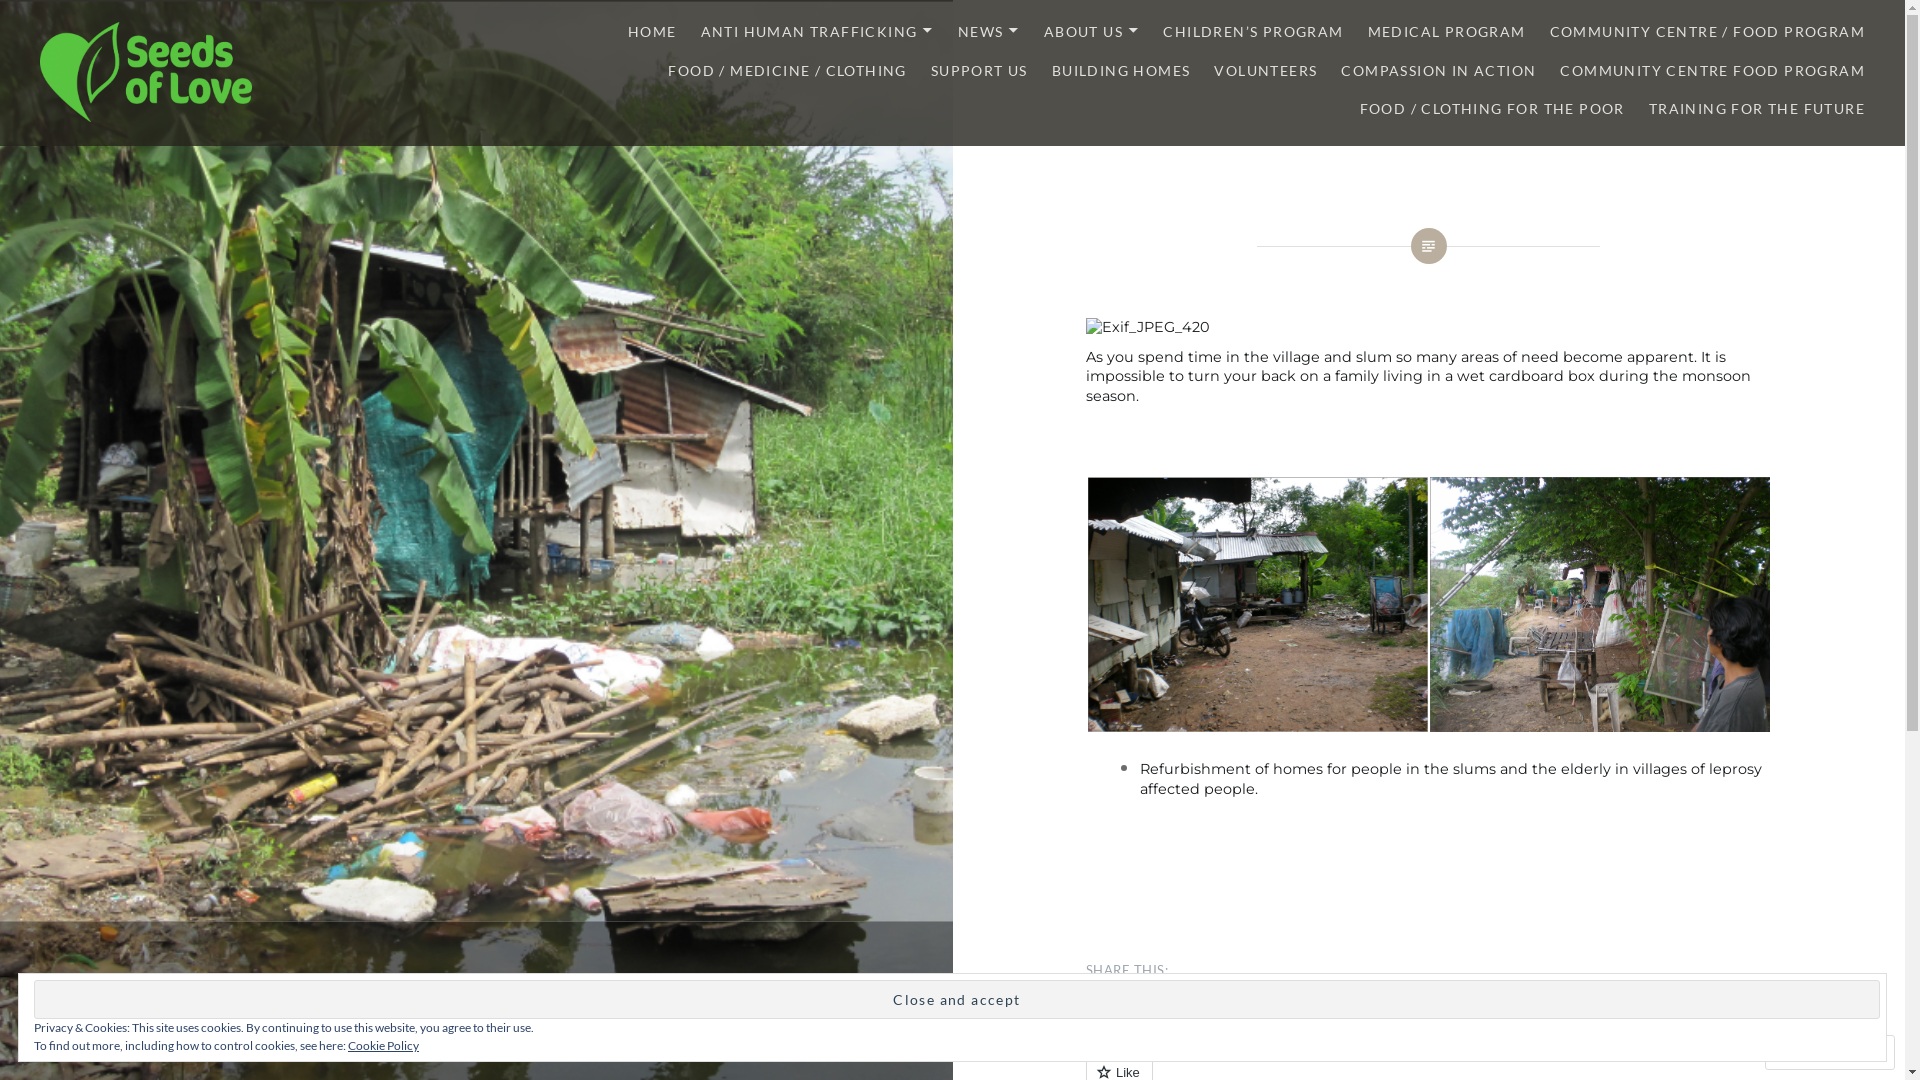  I want to click on 'COMPASSION IN ACTION', so click(1437, 70).